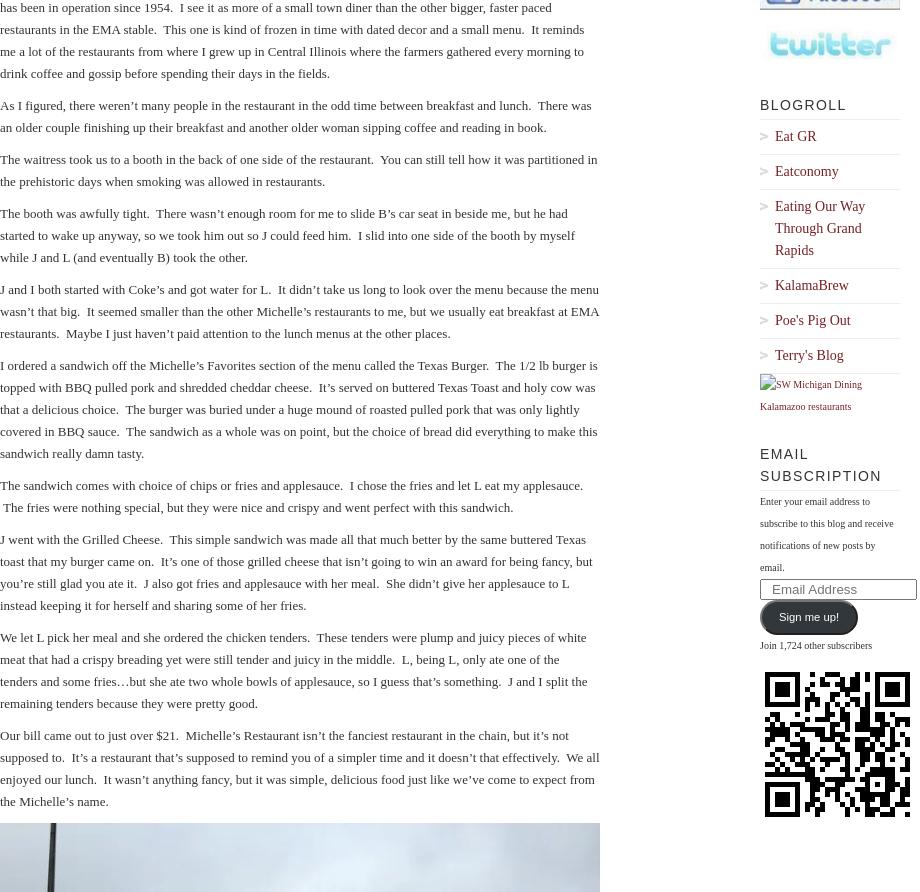 The height and width of the screenshot is (892, 920). What do you see at coordinates (760, 533) in the screenshot?
I see `'Enter your email address to subscribe to this blog and receive notifications of new posts by email.'` at bounding box center [760, 533].